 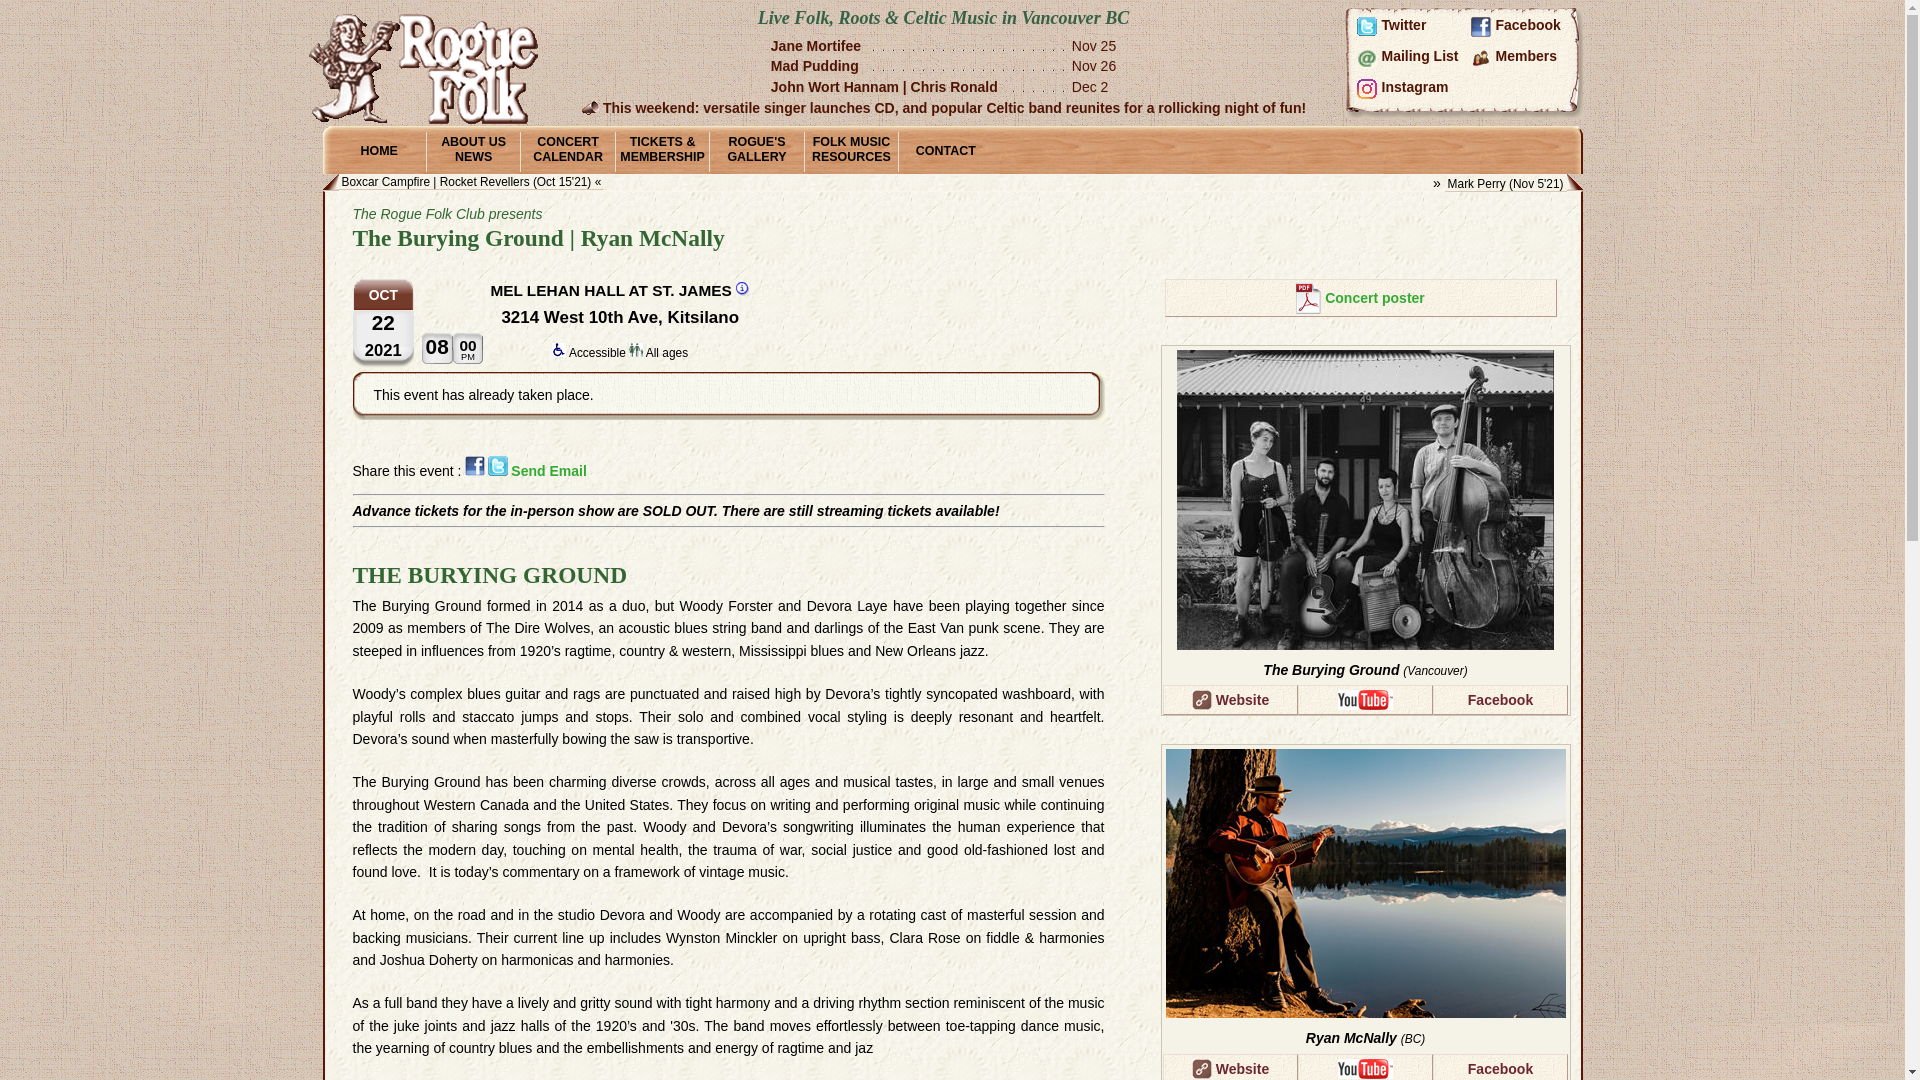 What do you see at coordinates (1359, 297) in the screenshot?
I see `'Concert poster'` at bounding box center [1359, 297].